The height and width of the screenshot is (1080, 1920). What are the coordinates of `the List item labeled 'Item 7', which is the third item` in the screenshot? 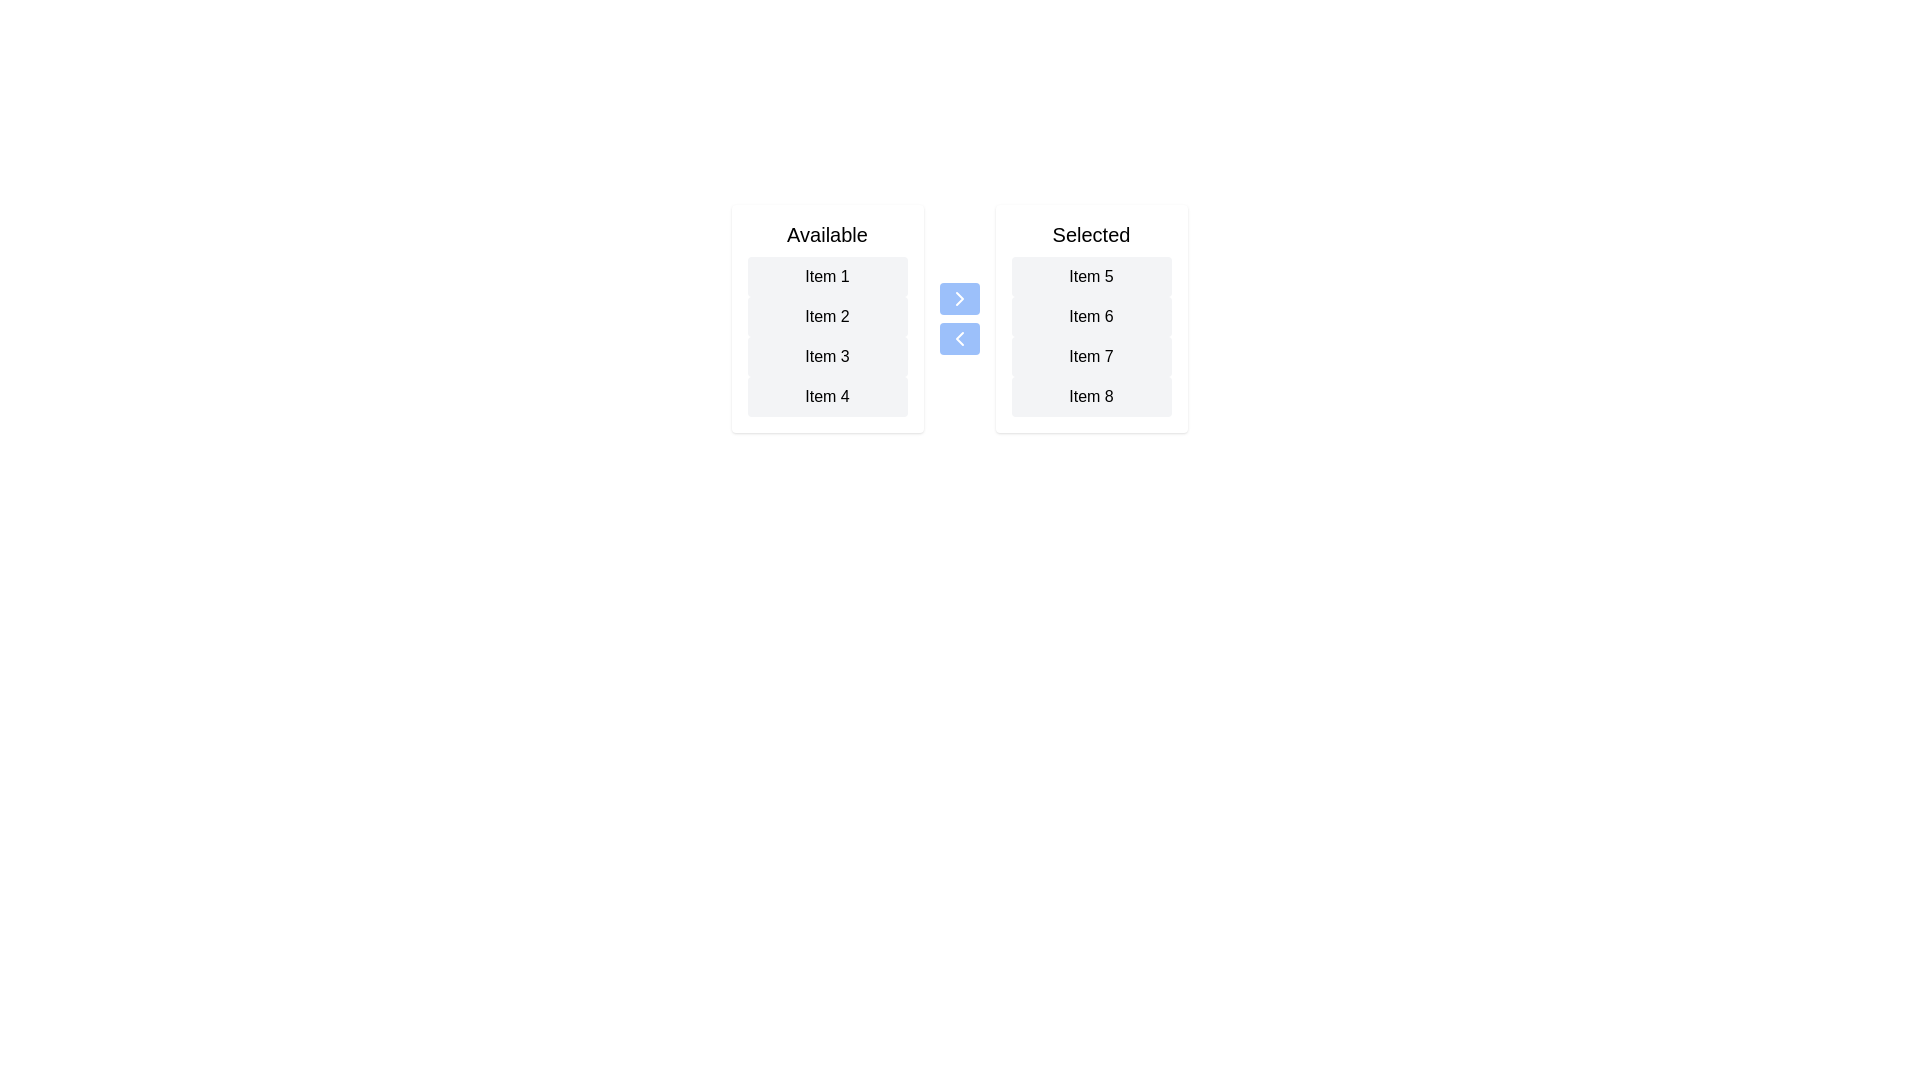 It's located at (1090, 356).